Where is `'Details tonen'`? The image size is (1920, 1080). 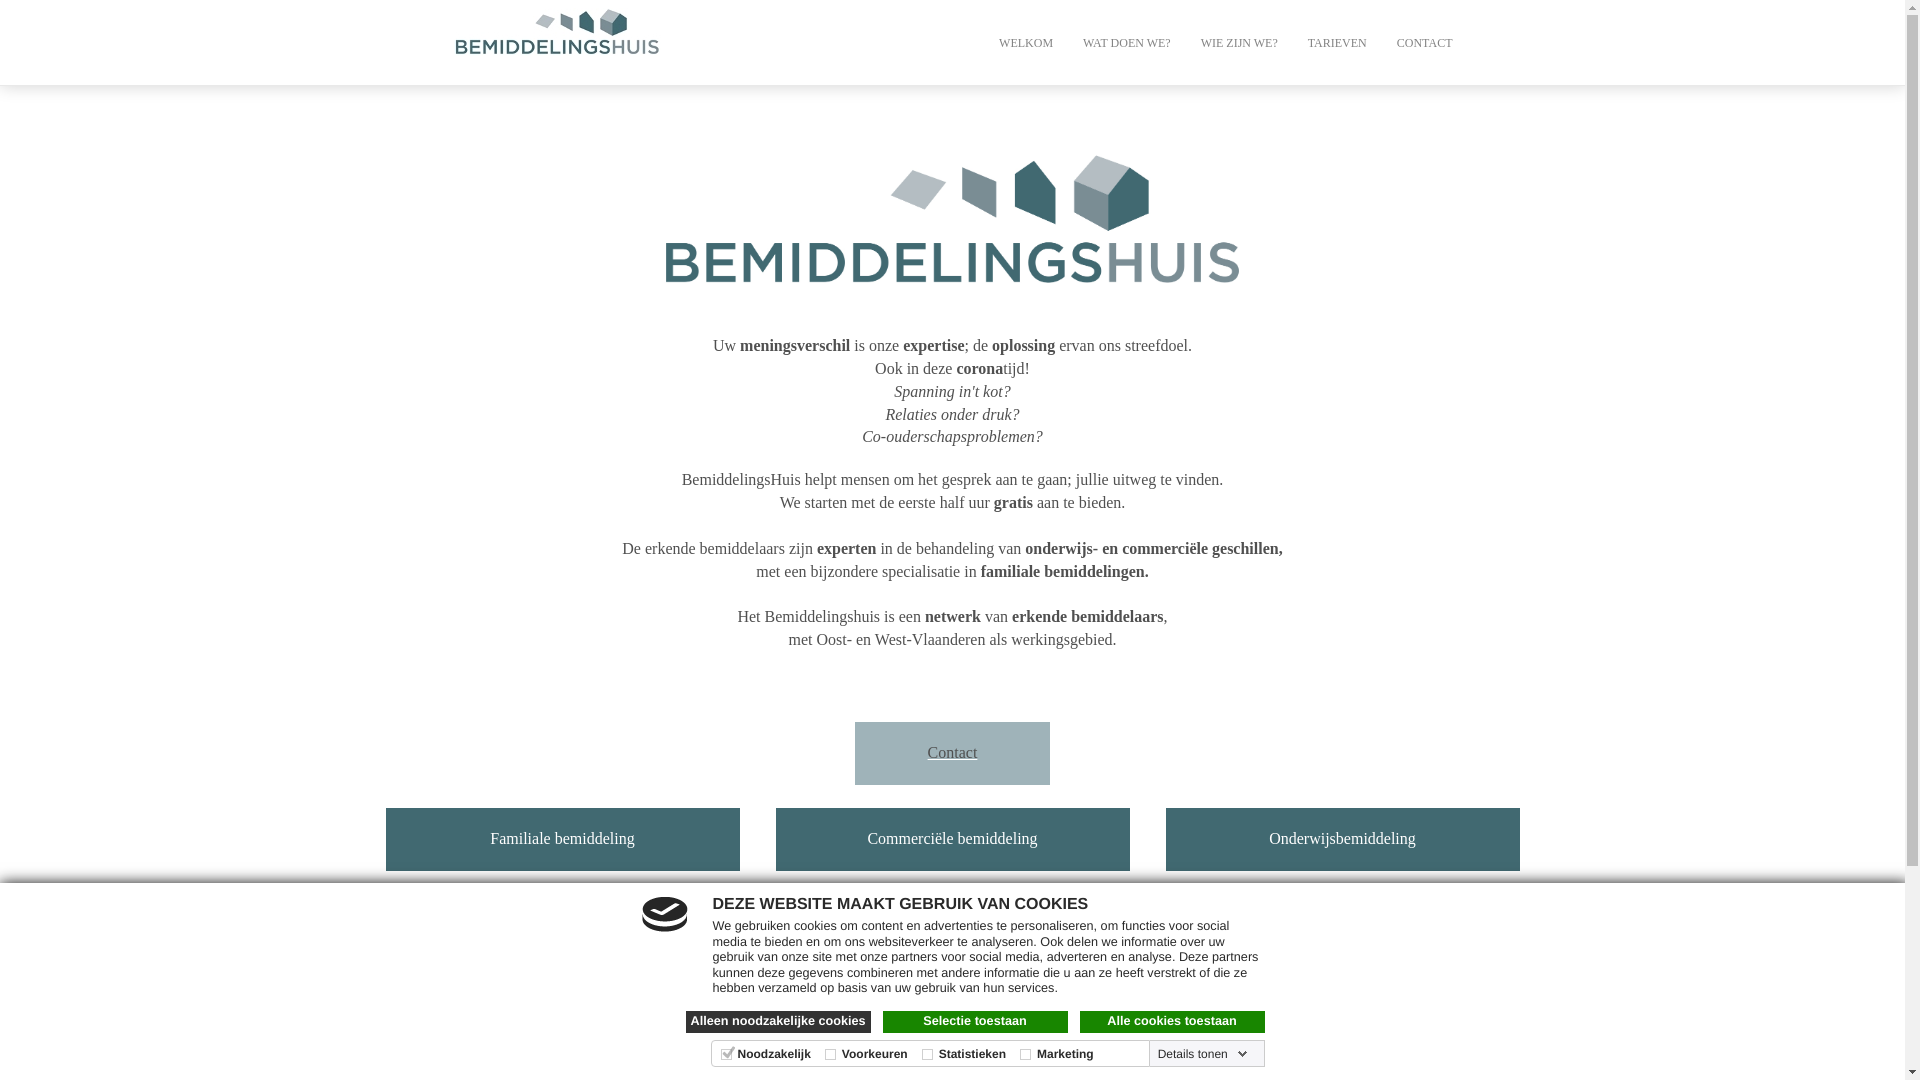 'Details tonen' is located at coordinates (1153, 1052).